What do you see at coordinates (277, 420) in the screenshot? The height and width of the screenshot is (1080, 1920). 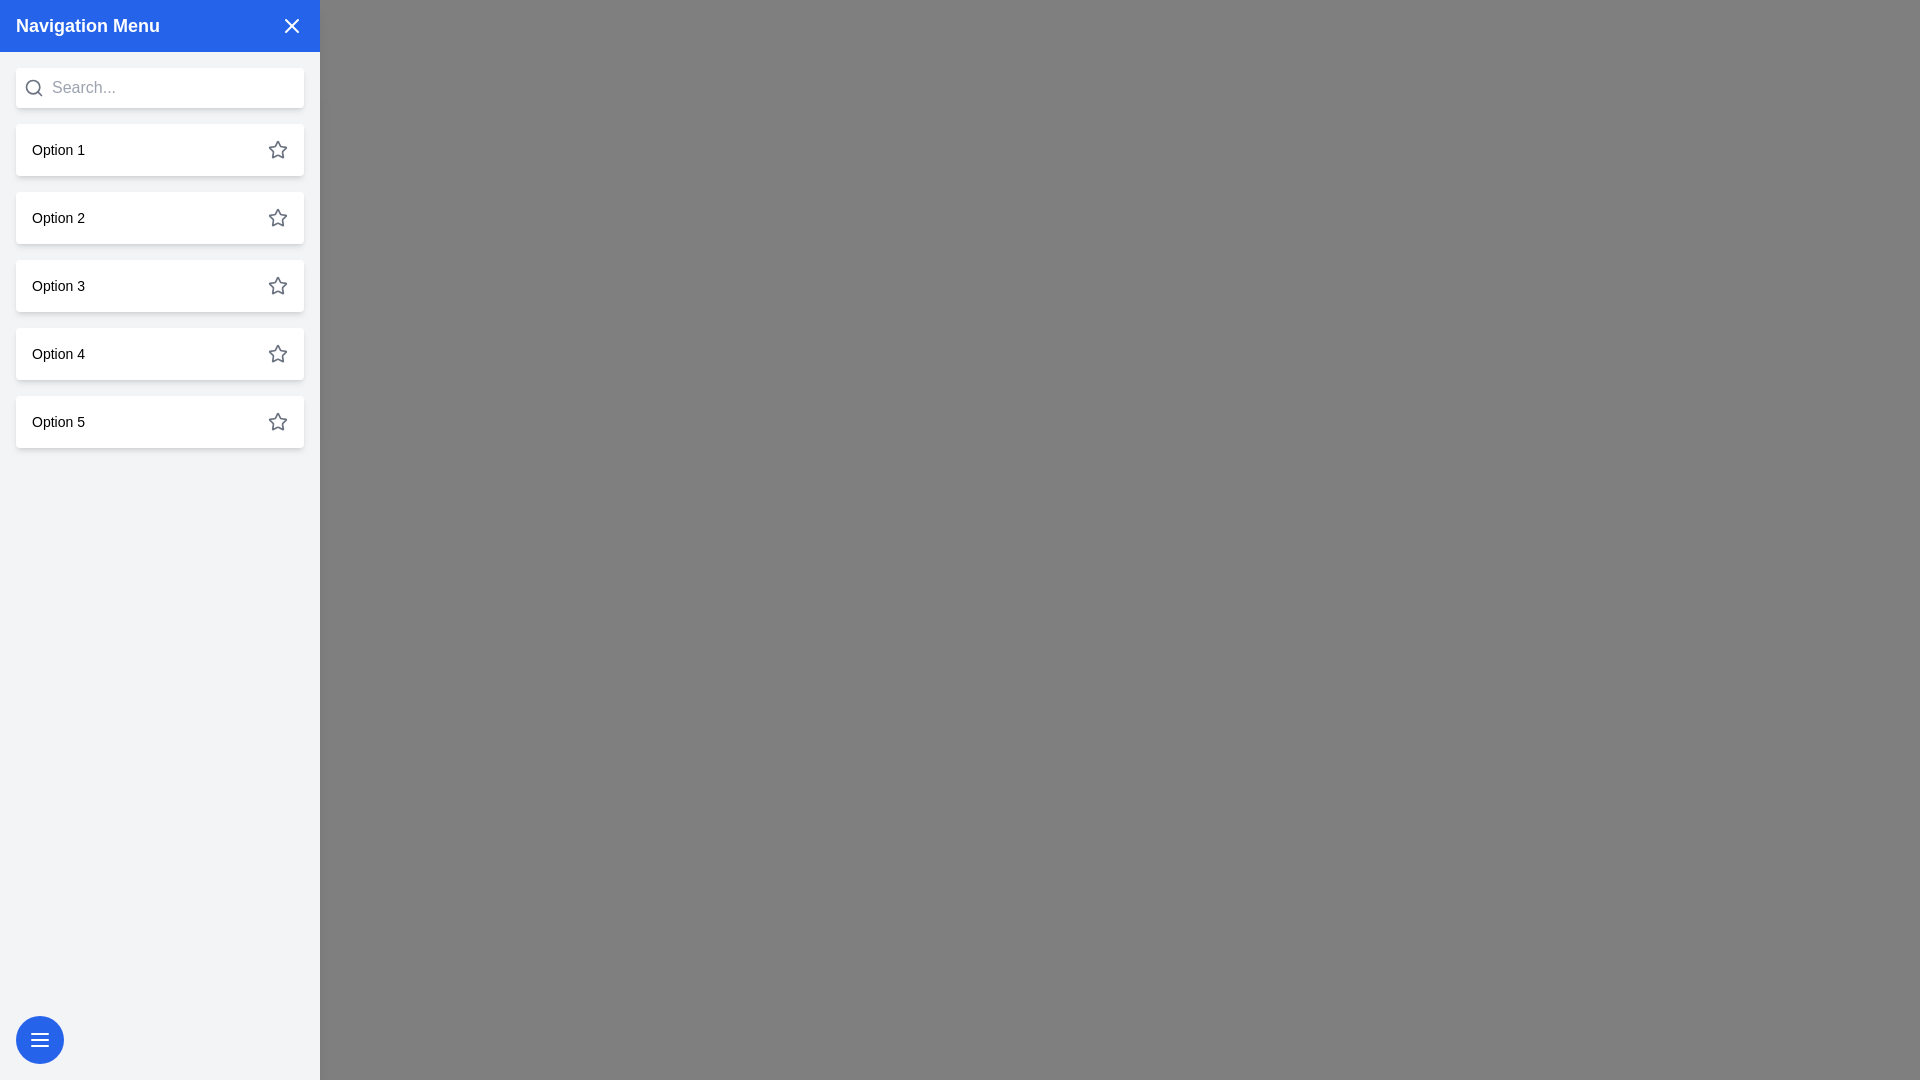 I see `the star-shaped icon with a gray outline located to the right of the 'Option 5' row in the navigation menu` at bounding box center [277, 420].